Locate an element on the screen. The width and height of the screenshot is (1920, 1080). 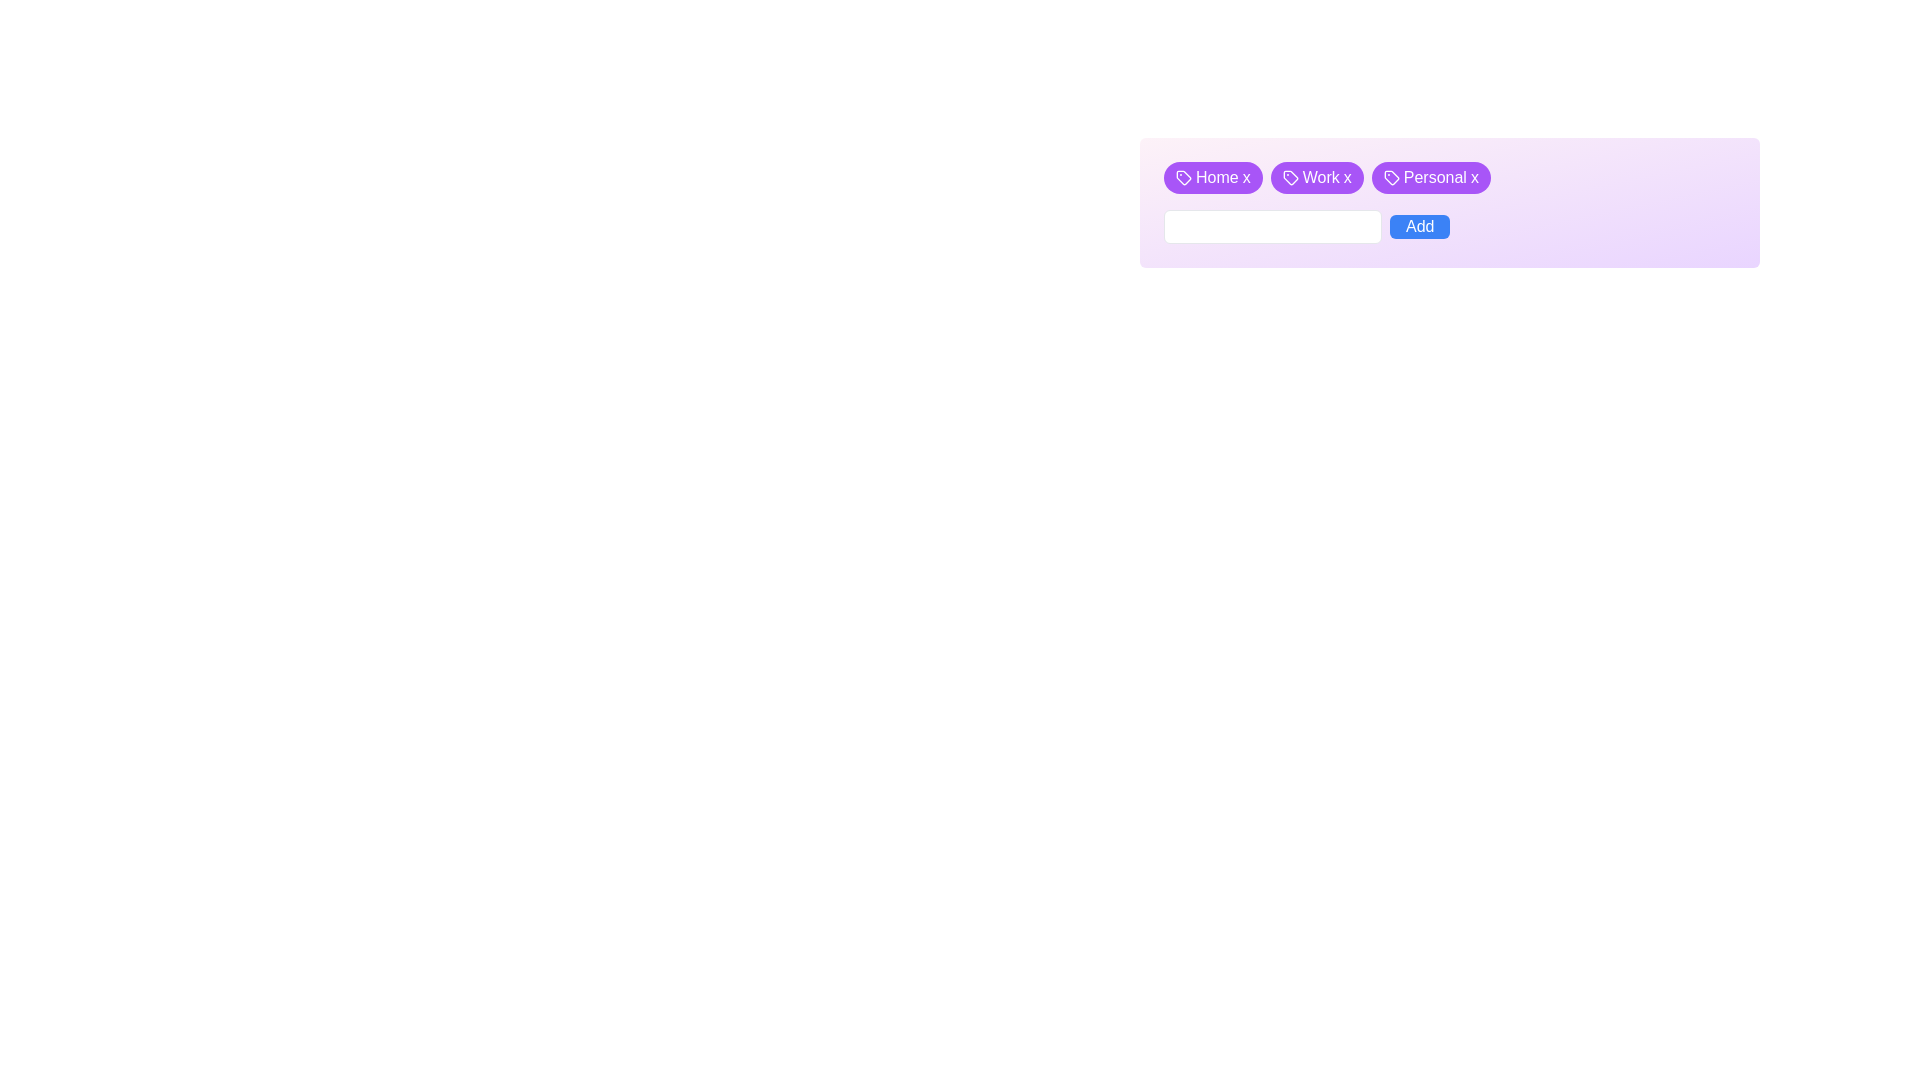
the 'Home' text label within the purple button, which is part of a collection of tag buttons in the top-left section of the display is located at coordinates (1216, 176).